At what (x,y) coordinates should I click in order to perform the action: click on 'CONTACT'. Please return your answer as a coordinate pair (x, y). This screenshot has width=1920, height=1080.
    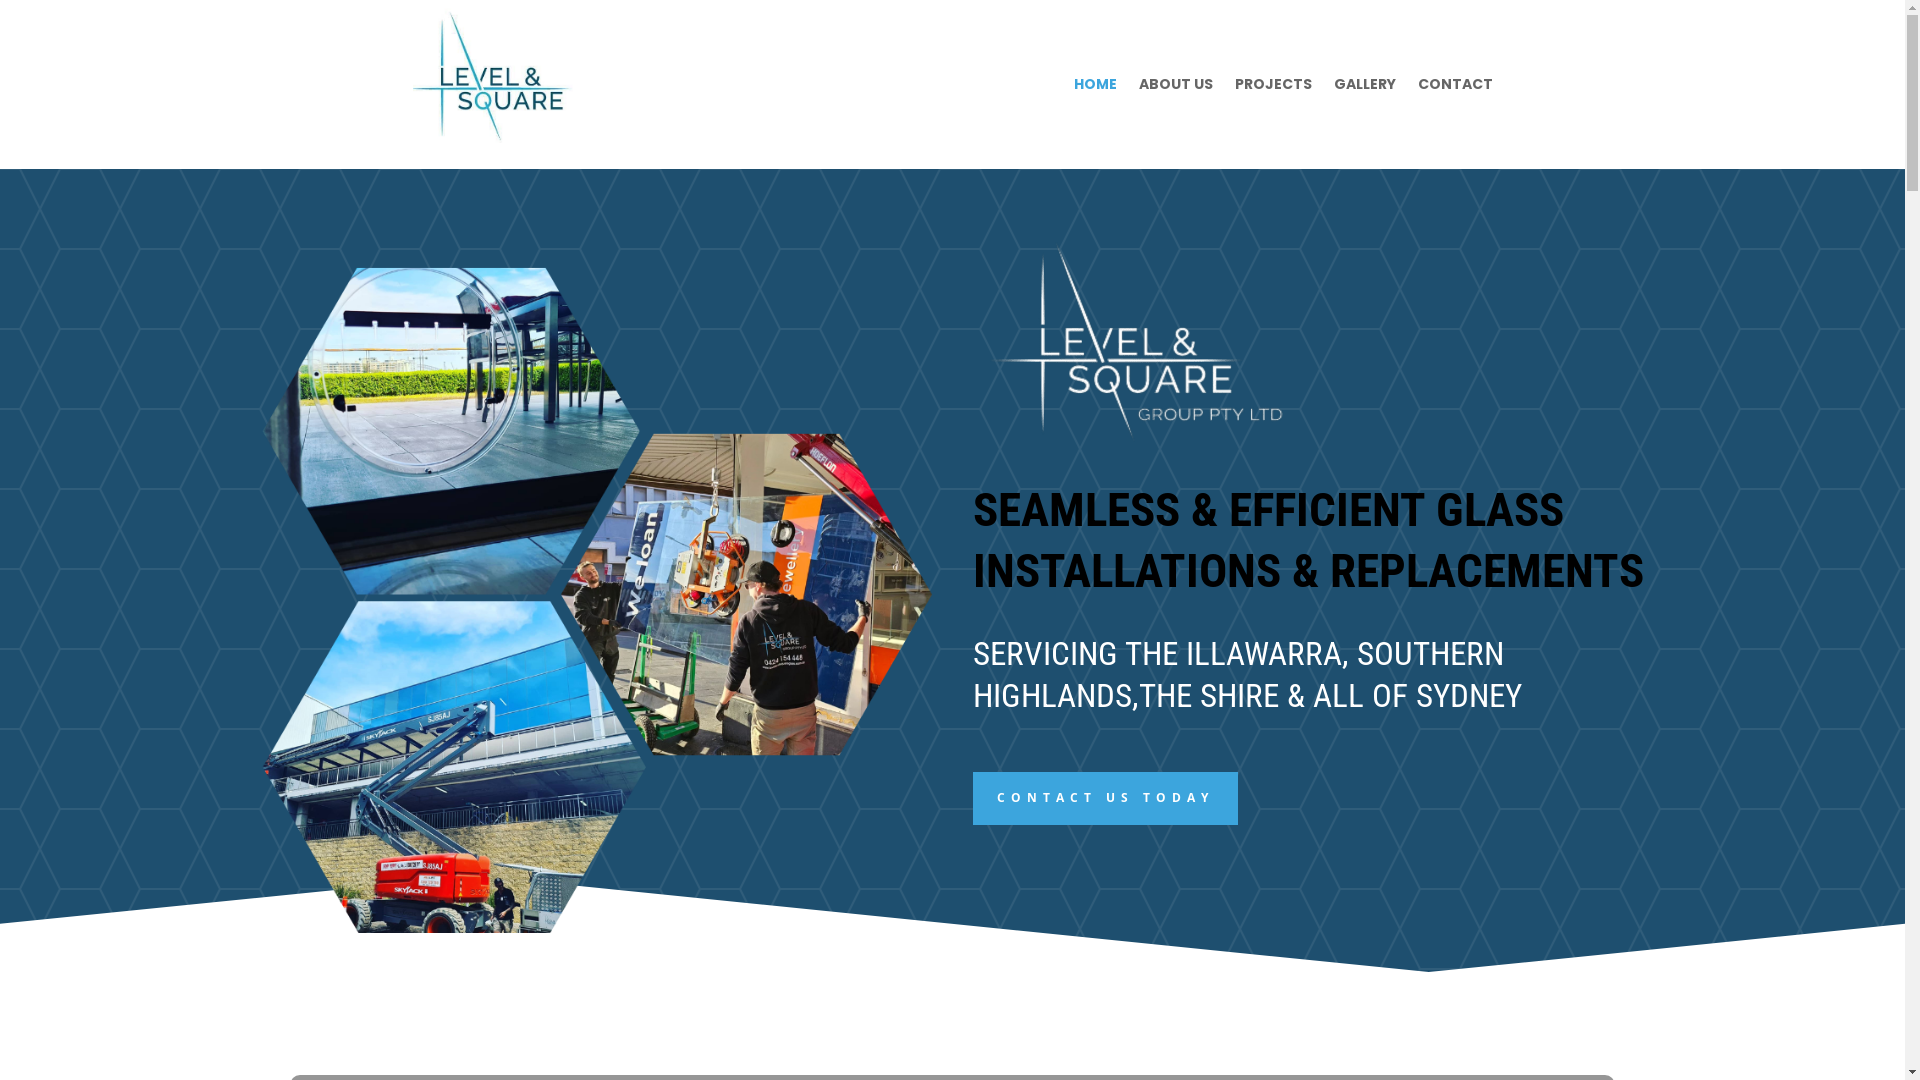
    Looking at the image, I should click on (1455, 83).